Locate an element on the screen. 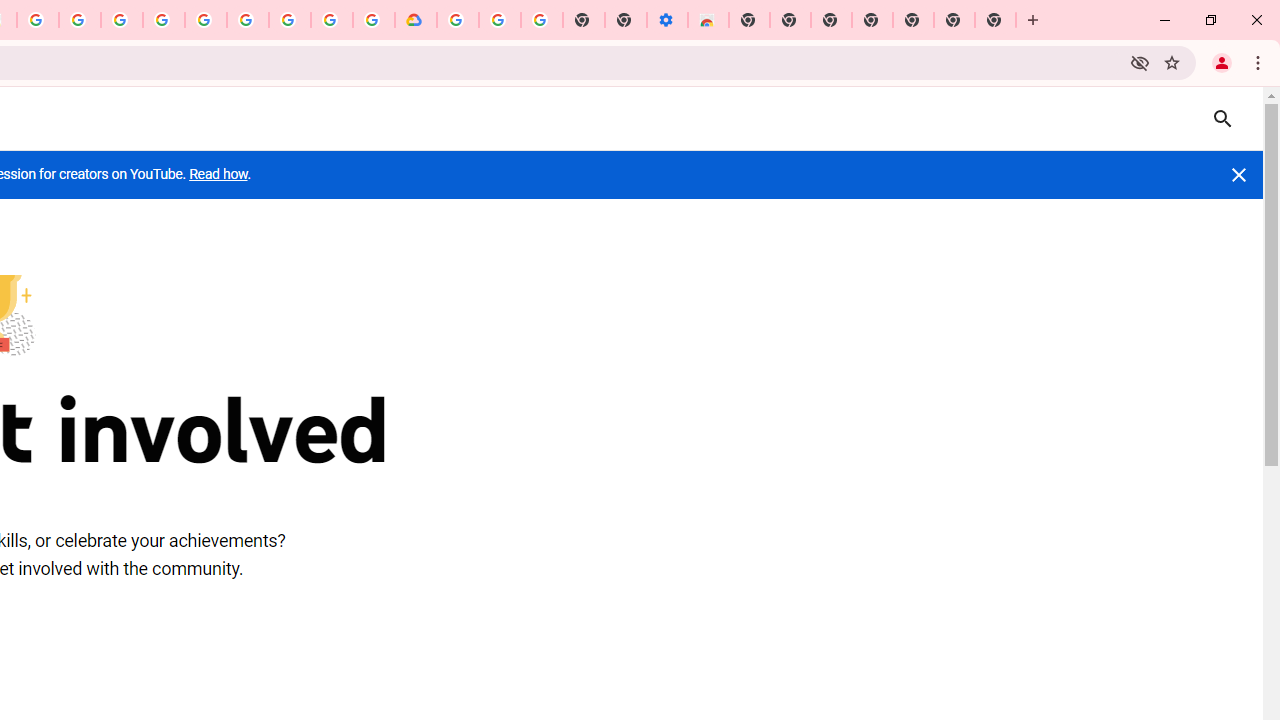 The height and width of the screenshot is (720, 1280). 'Google Account Help' is located at coordinates (499, 20).